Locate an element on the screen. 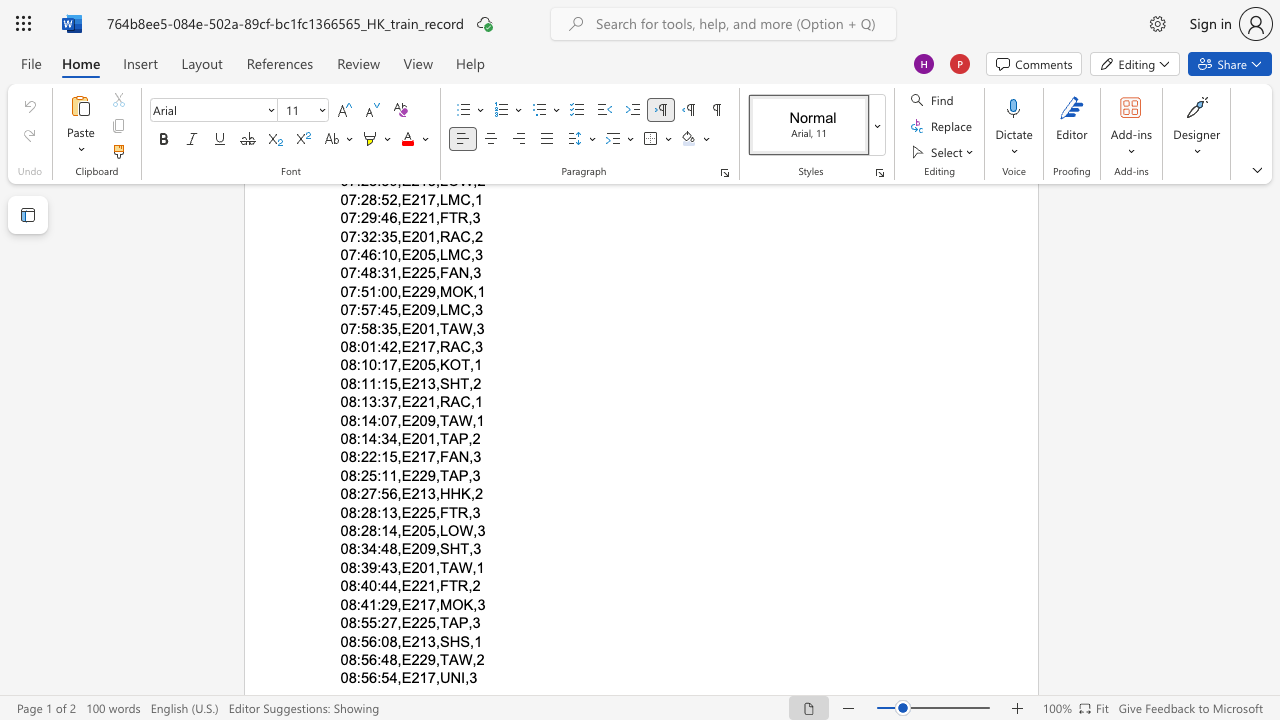 The height and width of the screenshot is (720, 1280). the subset text "28:13,E" within the text "08:28:13,E225,FTR,3" is located at coordinates (360, 511).